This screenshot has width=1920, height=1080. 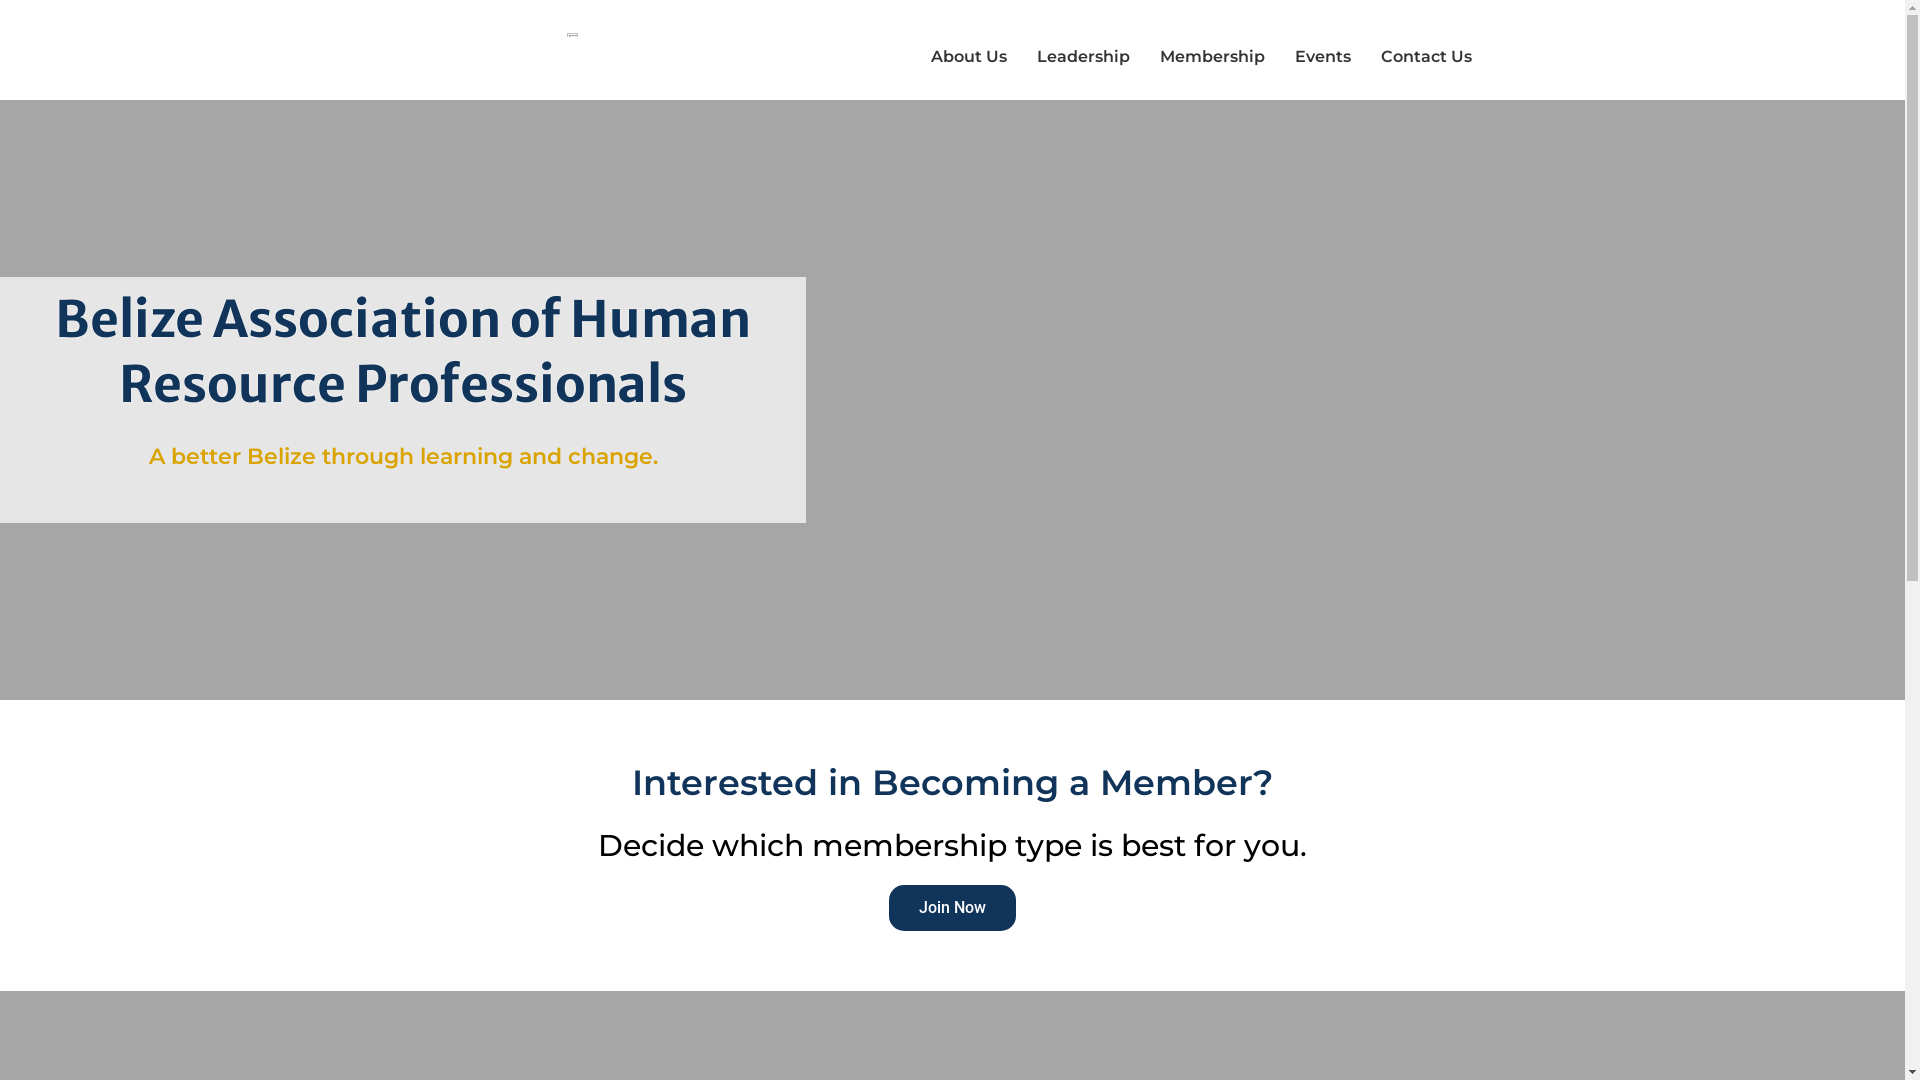 I want to click on 'About Us', so click(x=969, y=56).